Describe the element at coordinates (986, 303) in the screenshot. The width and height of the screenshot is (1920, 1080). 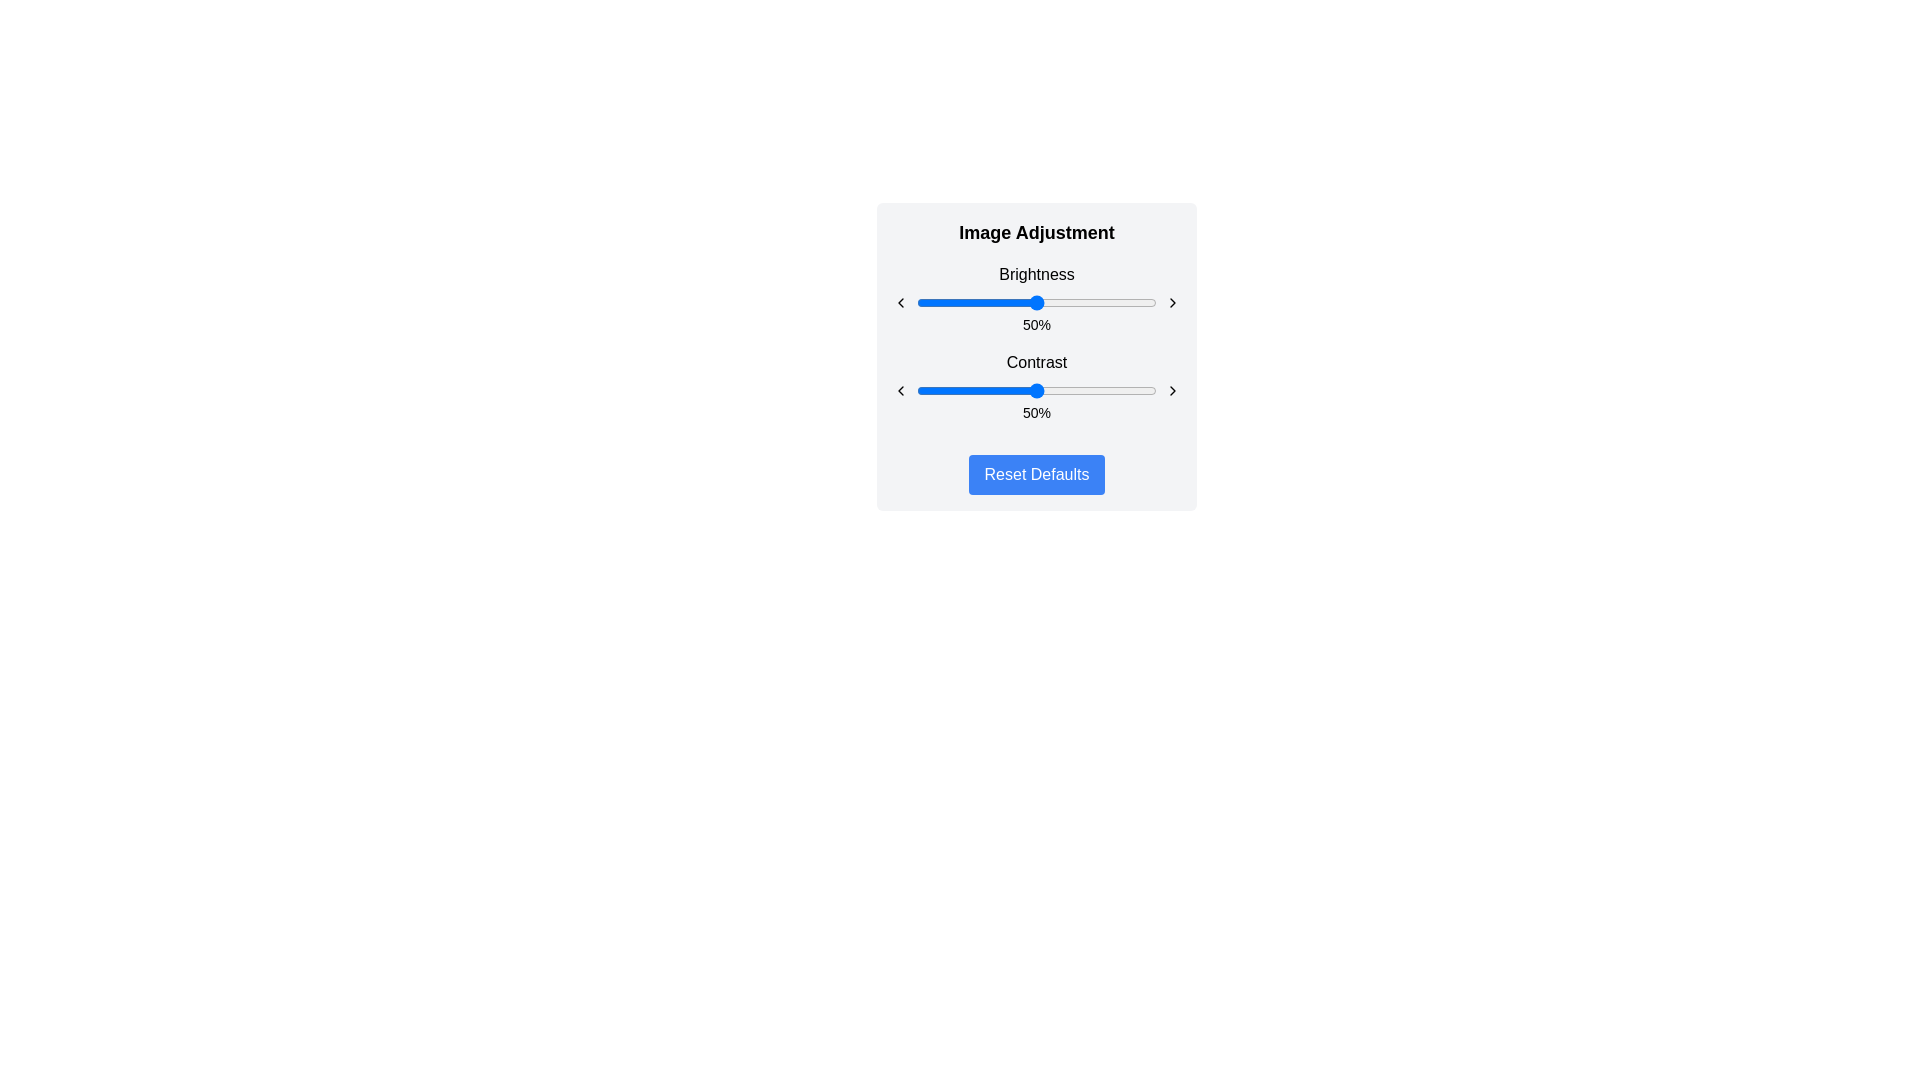
I see `brightness` at that location.